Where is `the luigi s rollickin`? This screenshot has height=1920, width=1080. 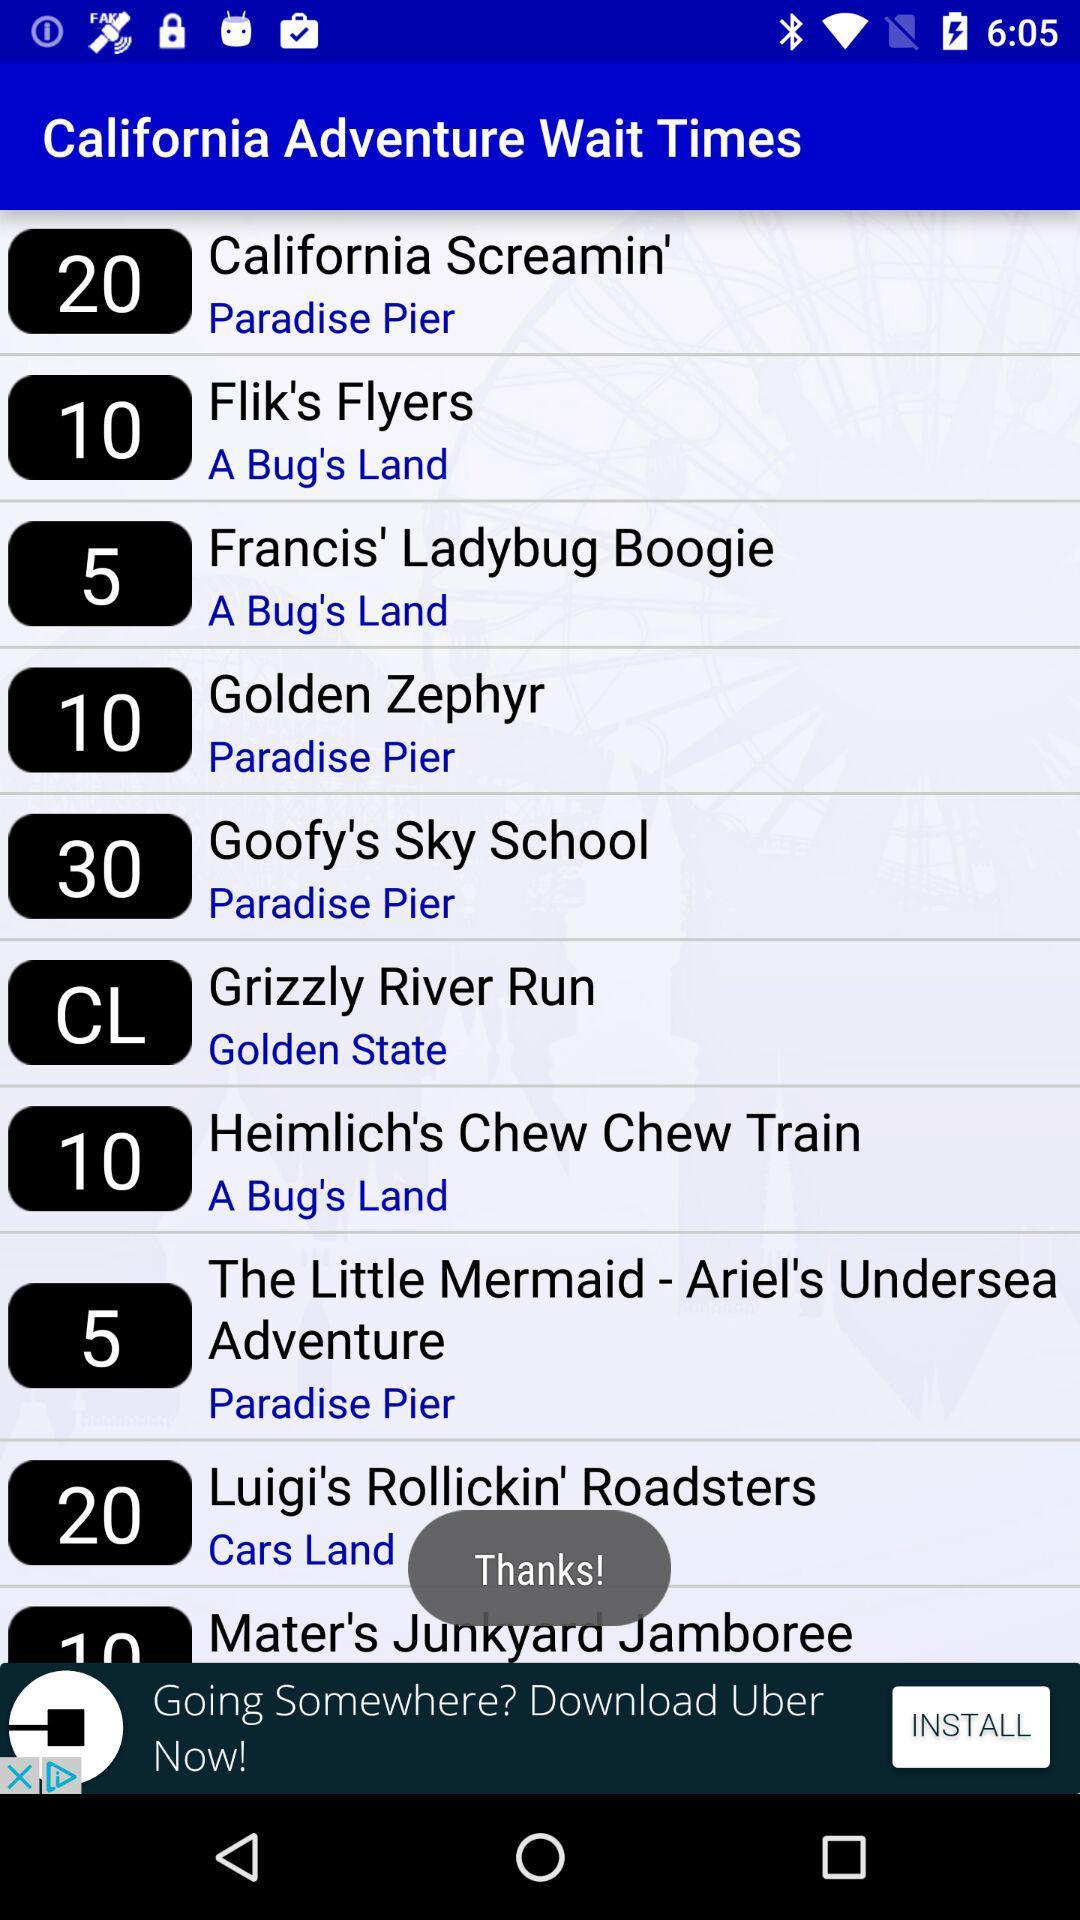 the luigi s rollickin is located at coordinates (511, 1484).